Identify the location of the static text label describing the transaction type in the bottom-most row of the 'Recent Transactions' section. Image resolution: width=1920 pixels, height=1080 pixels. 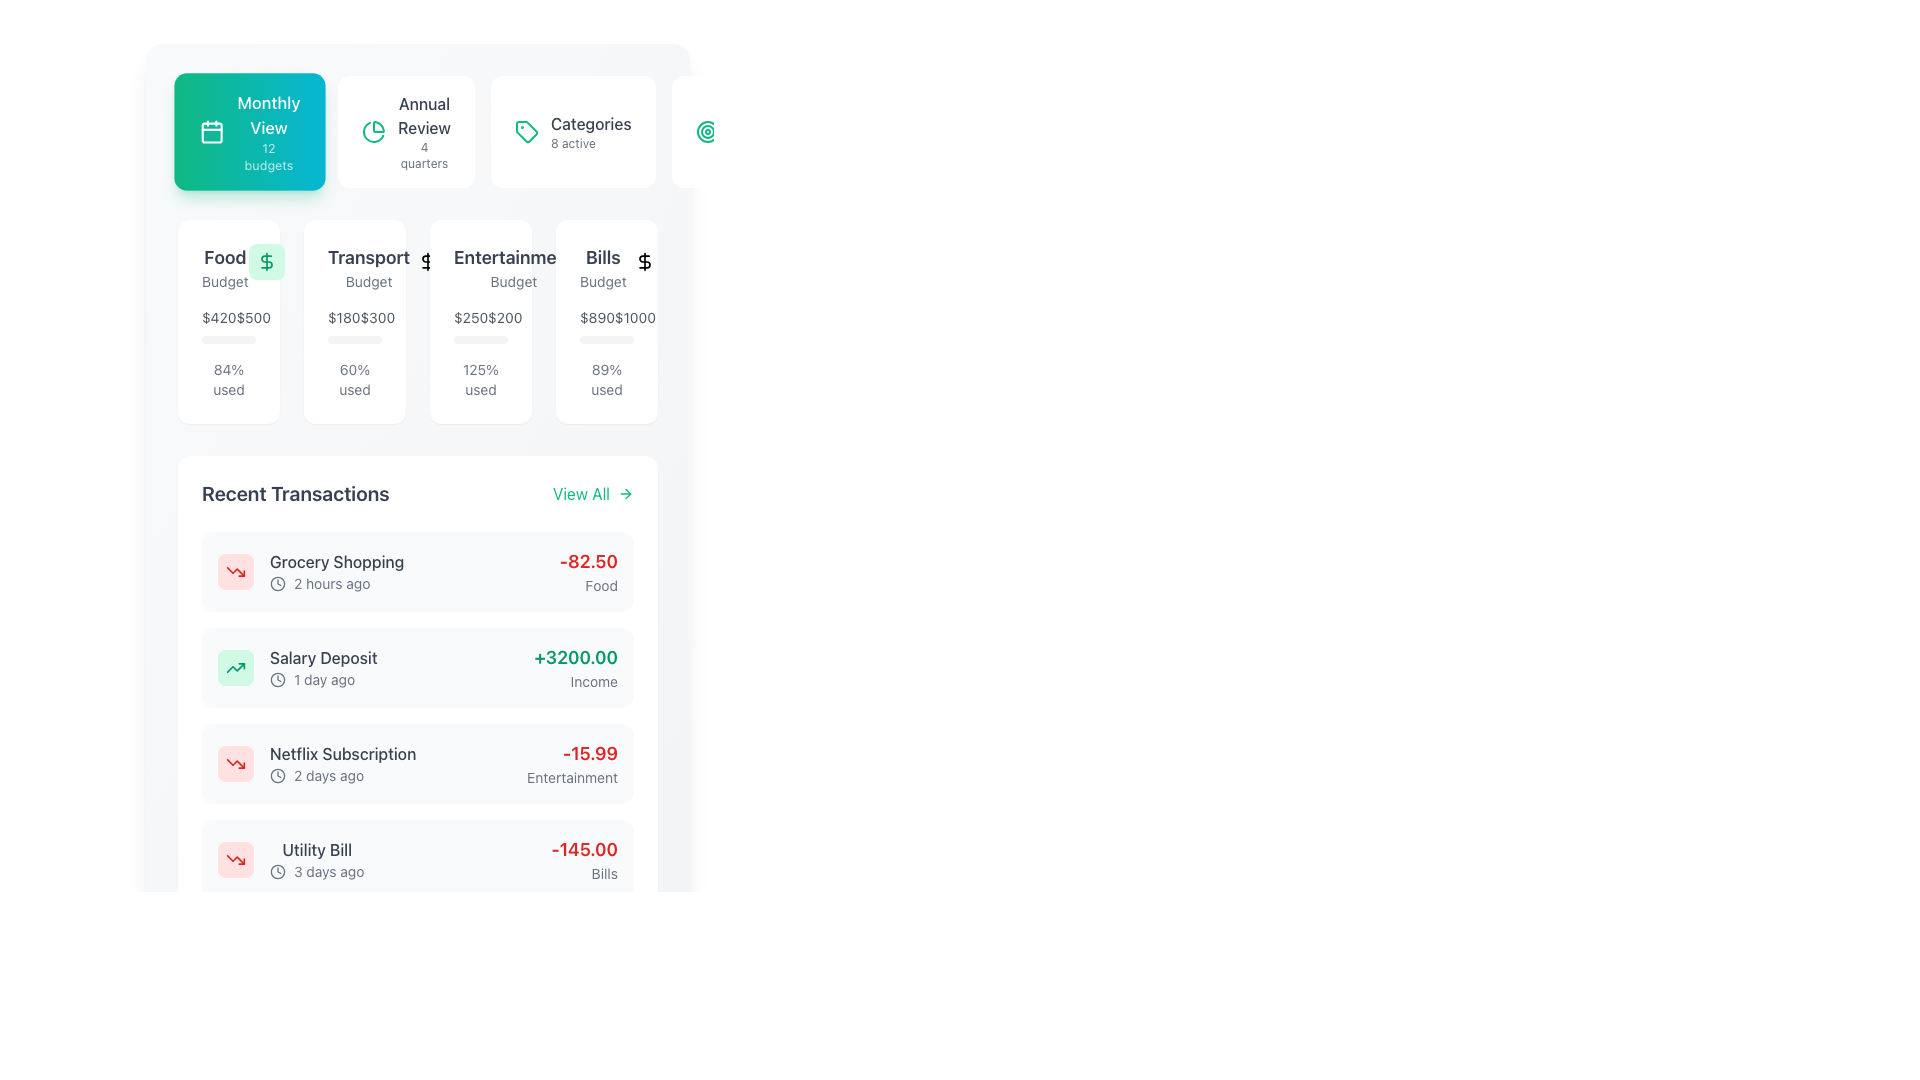
(316, 849).